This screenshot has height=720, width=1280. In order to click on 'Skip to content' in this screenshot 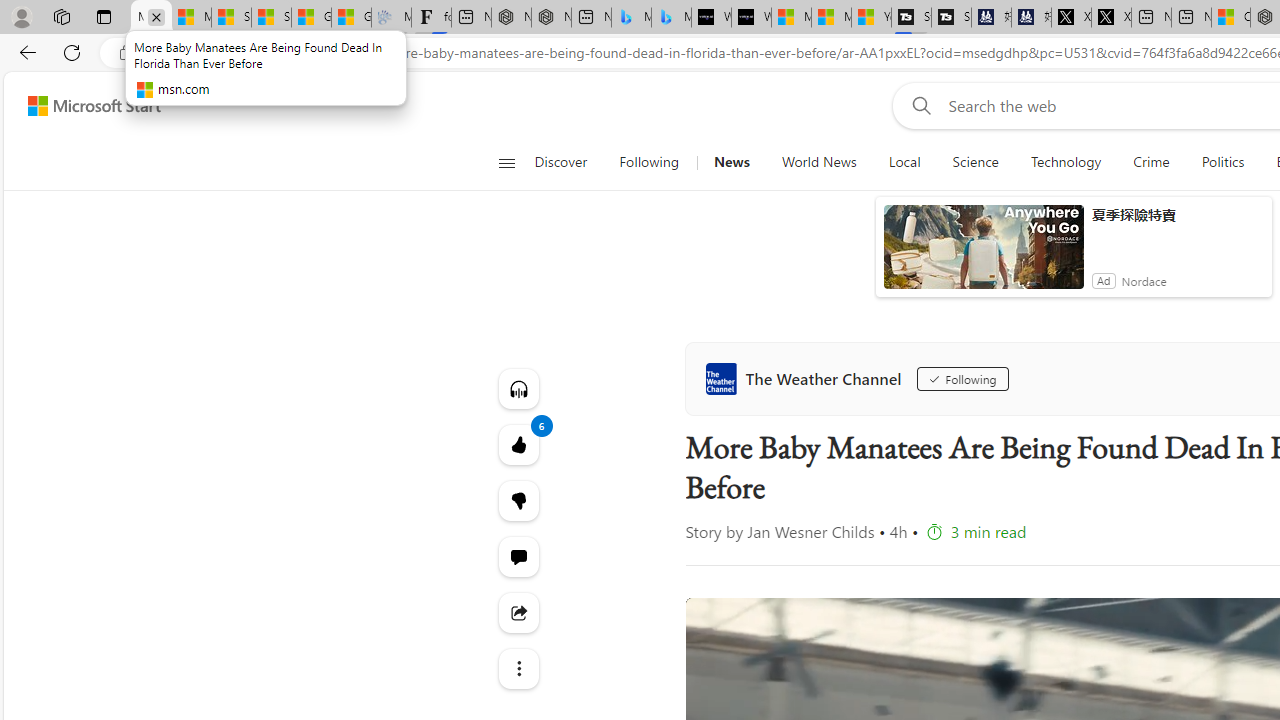, I will do `click(86, 105)`.